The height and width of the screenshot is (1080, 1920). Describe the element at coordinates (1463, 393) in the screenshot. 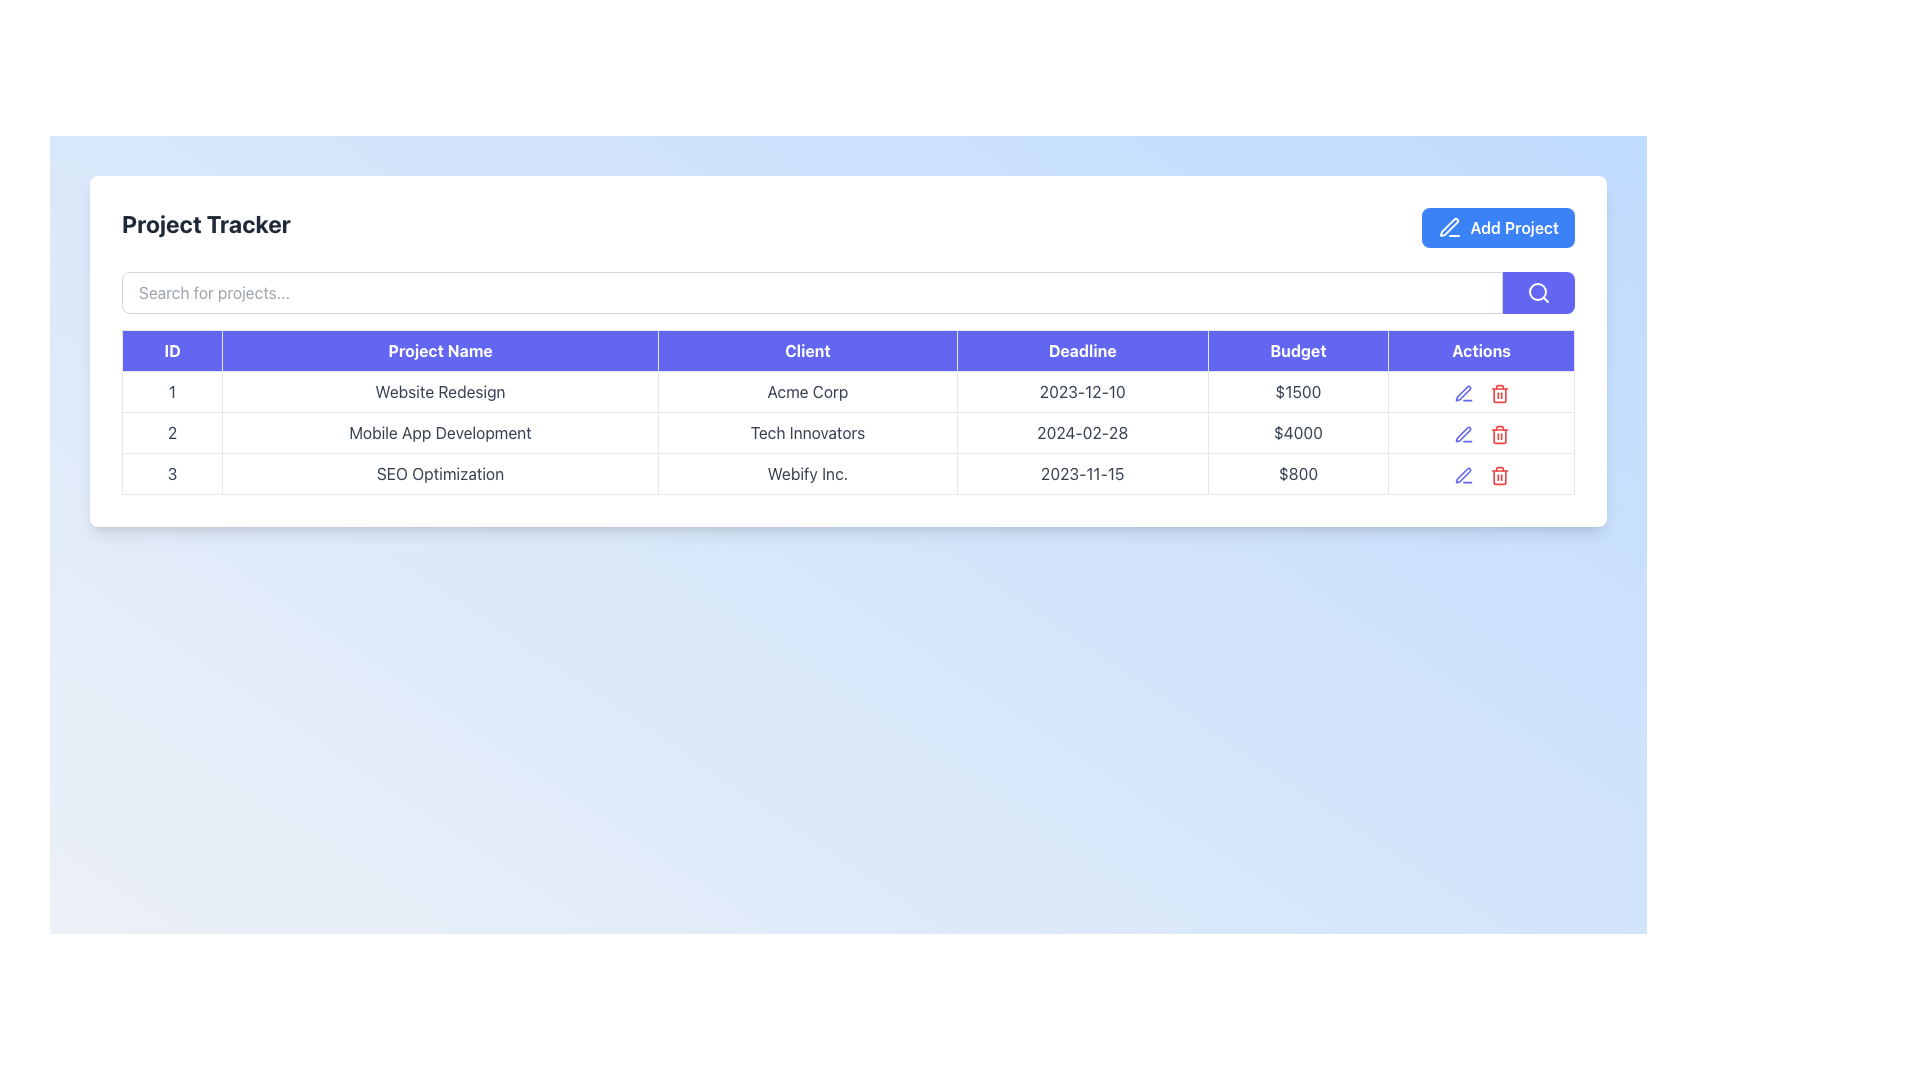

I see `the edit icon button located in the upper-right corner of the interface within the 'Actions' column of the first row in the project tracker table to initiate an edit` at that location.